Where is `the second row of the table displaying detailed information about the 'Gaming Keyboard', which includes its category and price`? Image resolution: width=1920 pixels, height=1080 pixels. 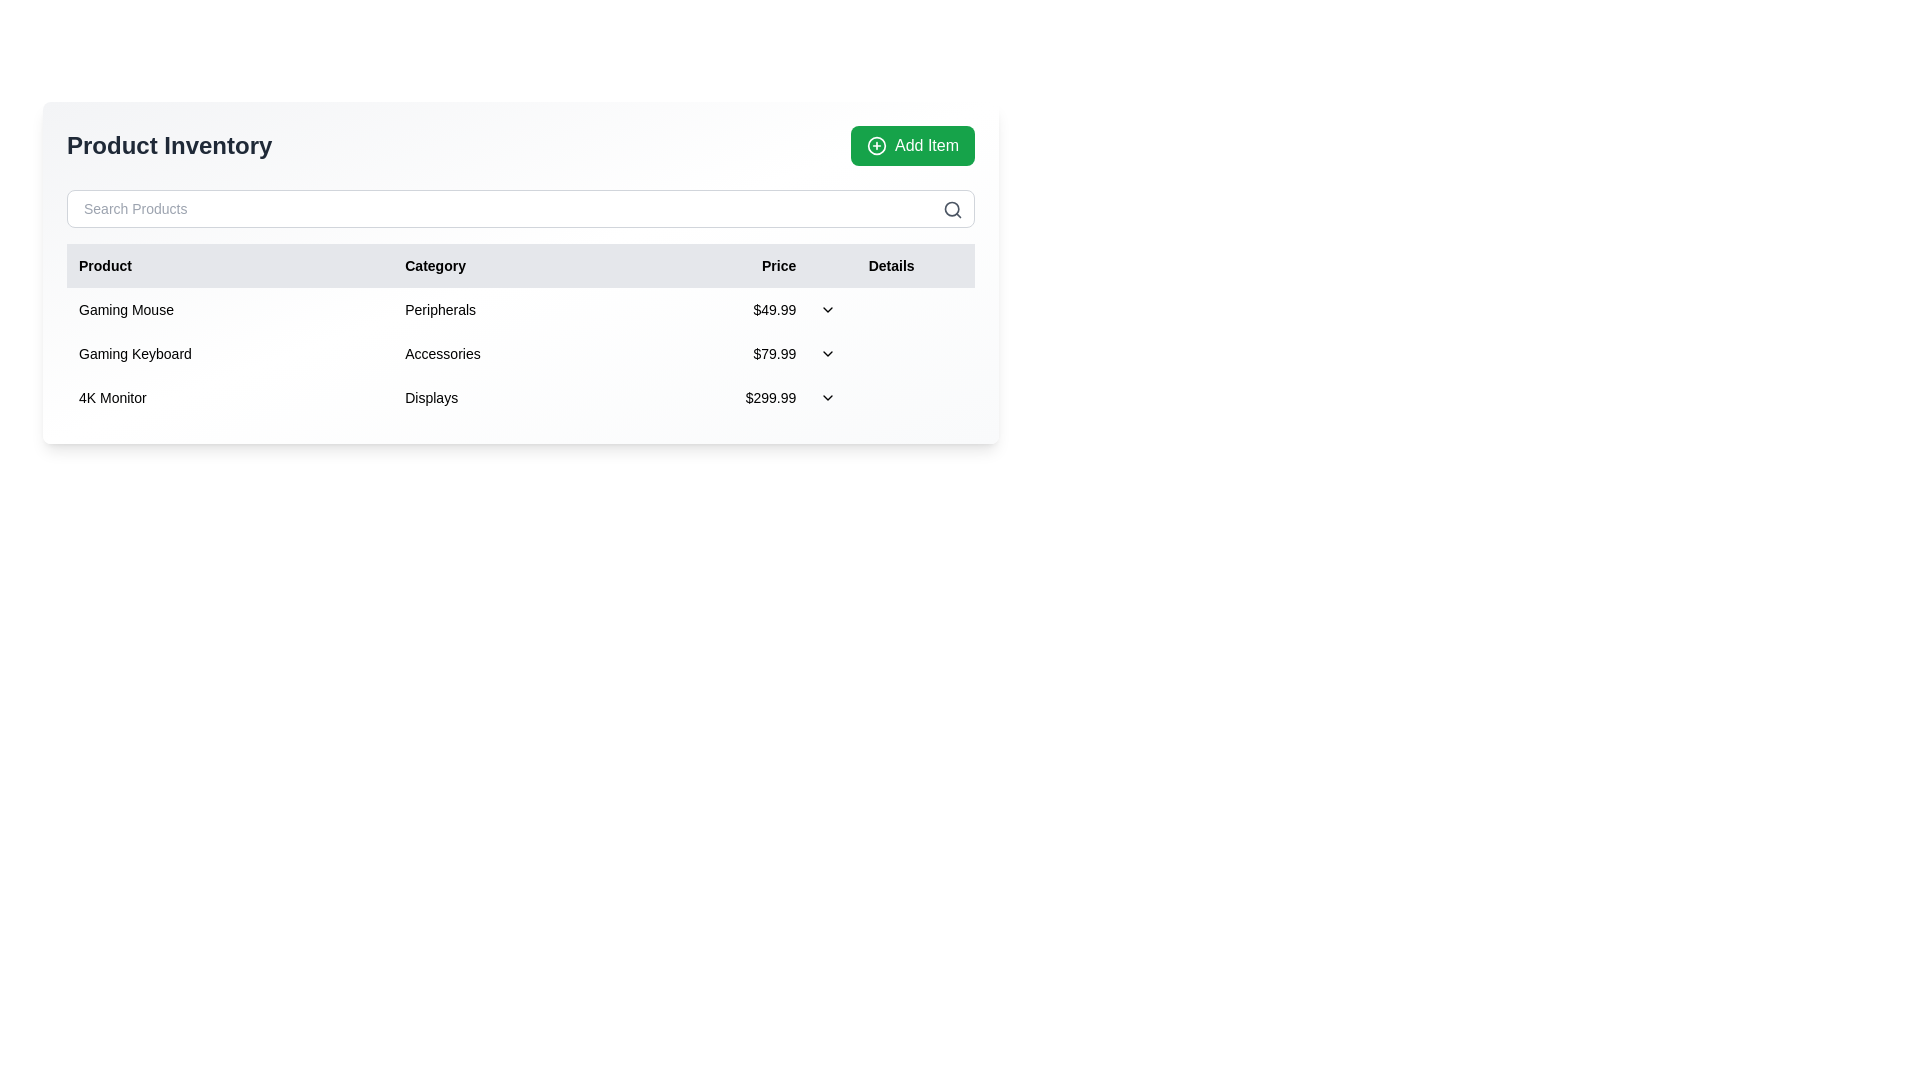 the second row of the table displaying detailed information about the 'Gaming Keyboard', which includes its category and price is located at coordinates (521, 353).